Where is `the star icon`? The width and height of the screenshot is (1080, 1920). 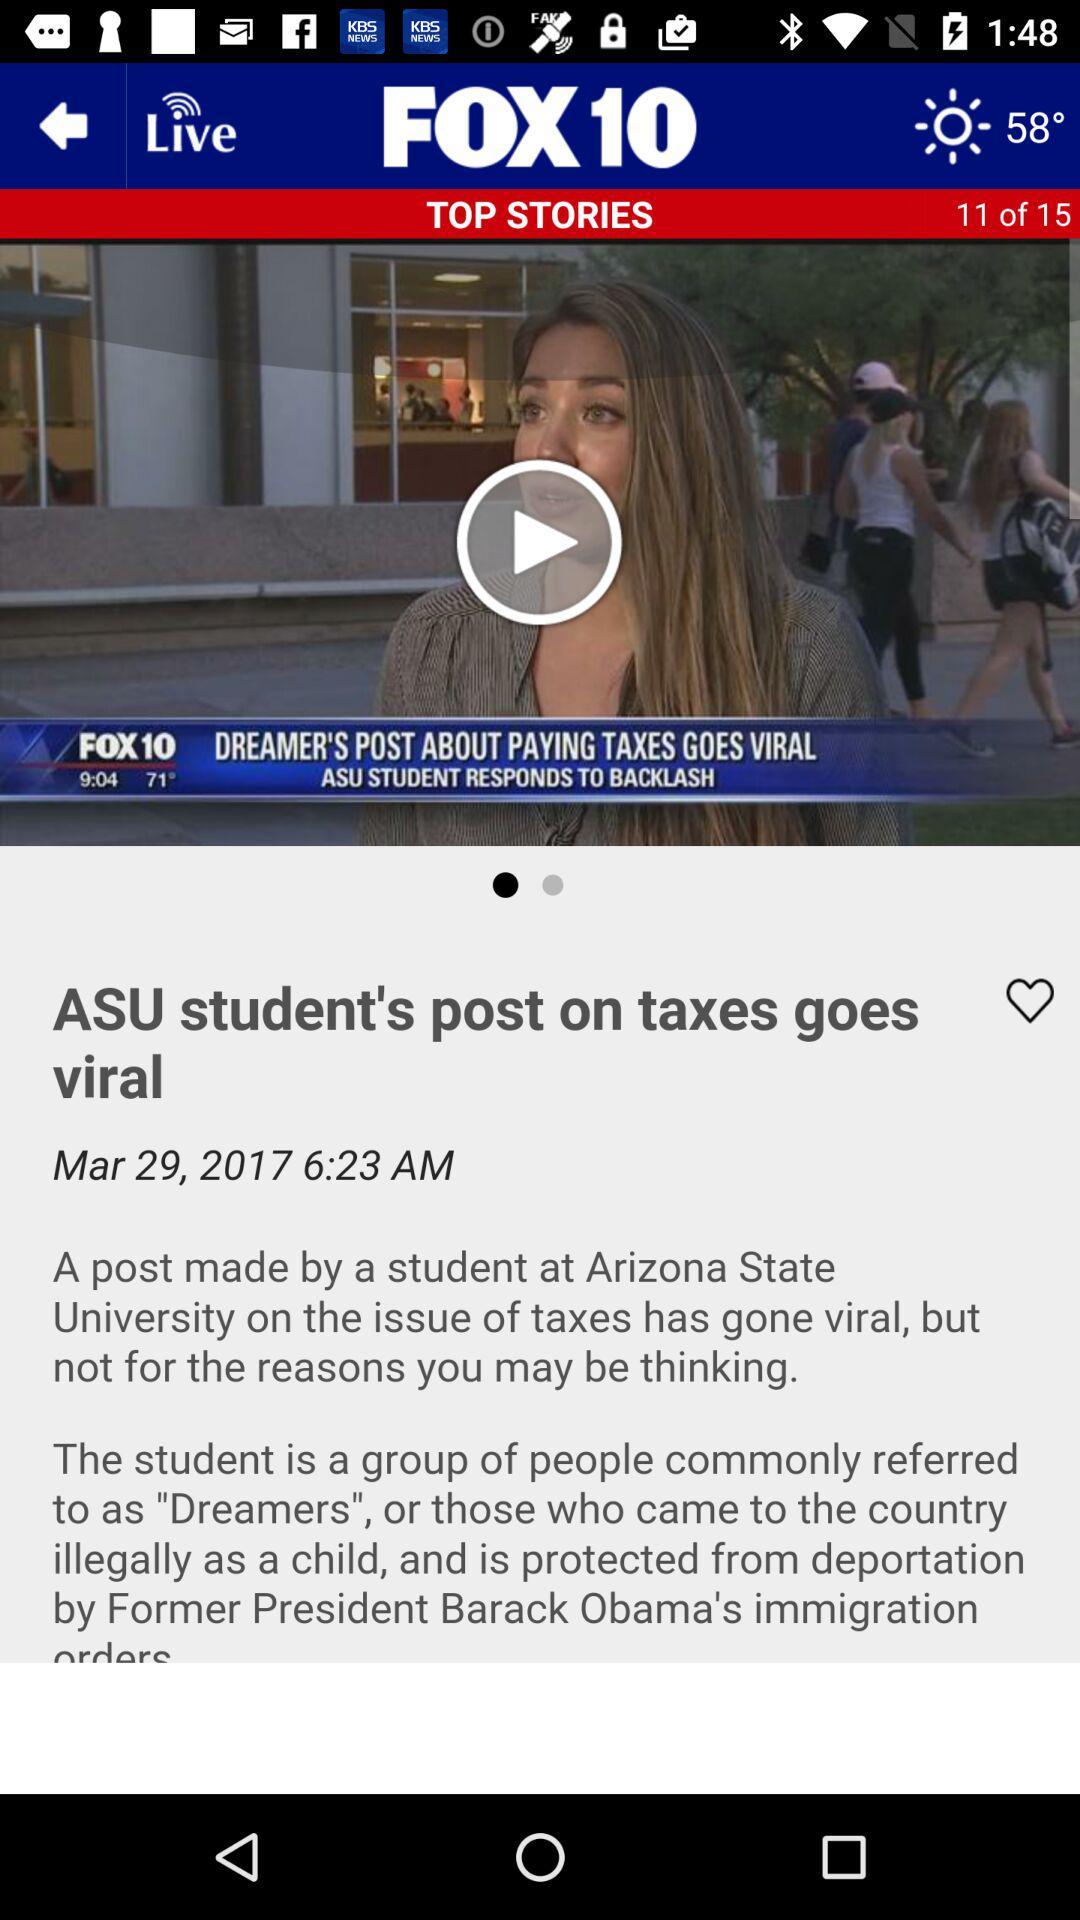
the star icon is located at coordinates (988, 124).